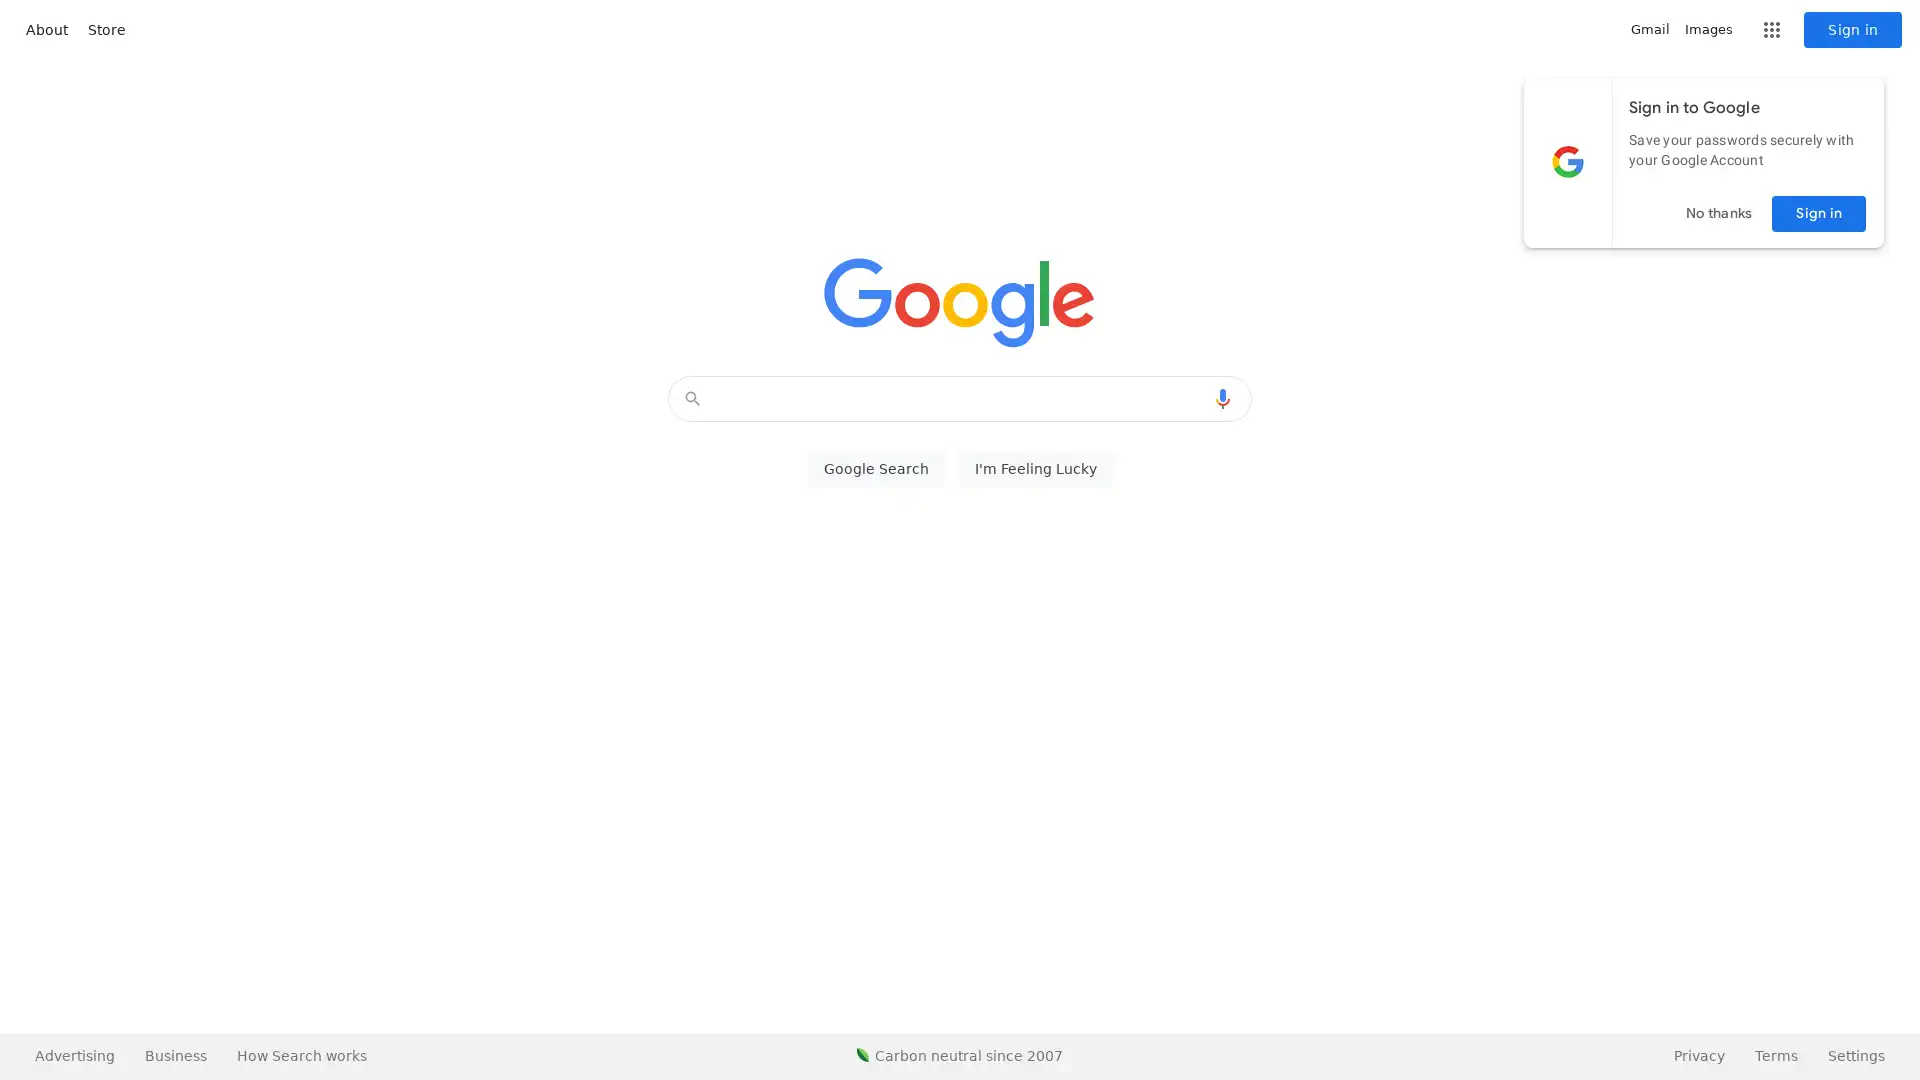 The width and height of the screenshot is (1920, 1080). Describe the element at coordinates (1771, 30) in the screenshot. I see `Google apps` at that location.